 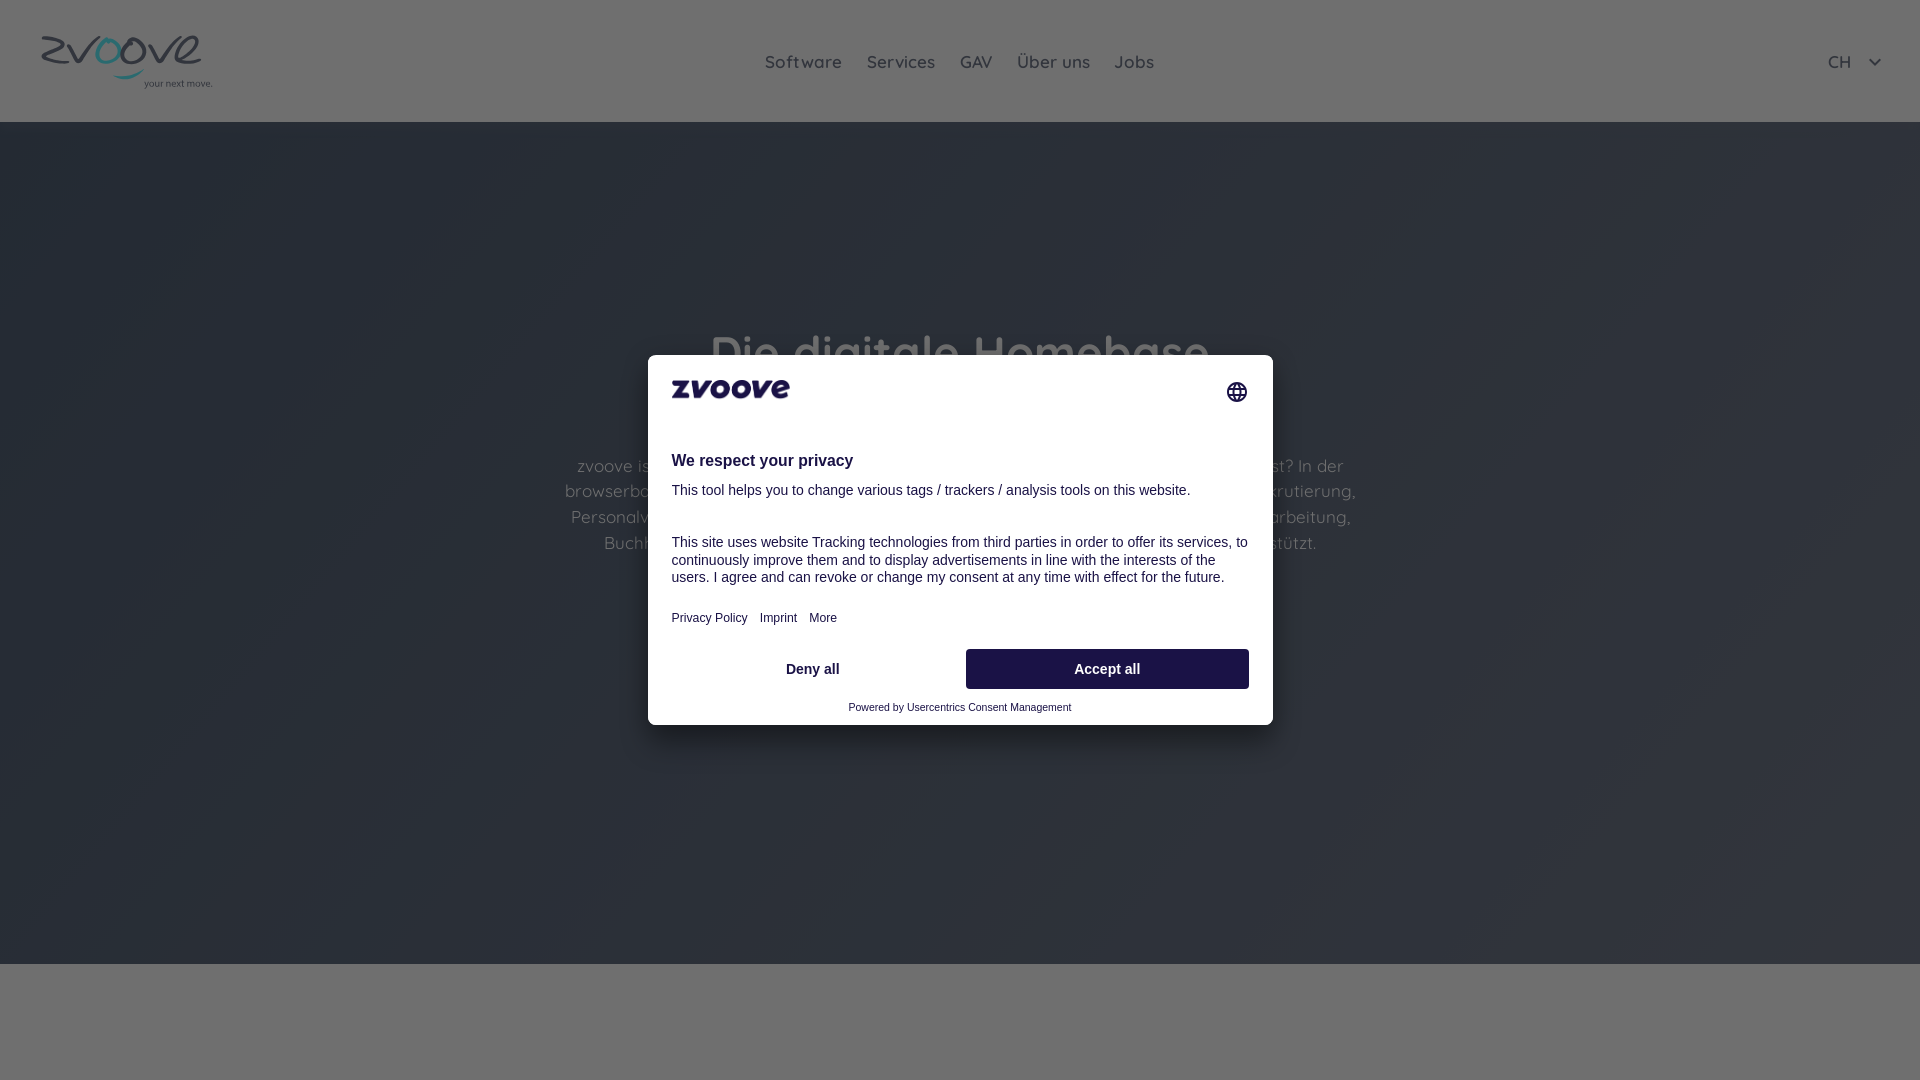 I want to click on 'Services entdecken', so click(x=1073, y=604).